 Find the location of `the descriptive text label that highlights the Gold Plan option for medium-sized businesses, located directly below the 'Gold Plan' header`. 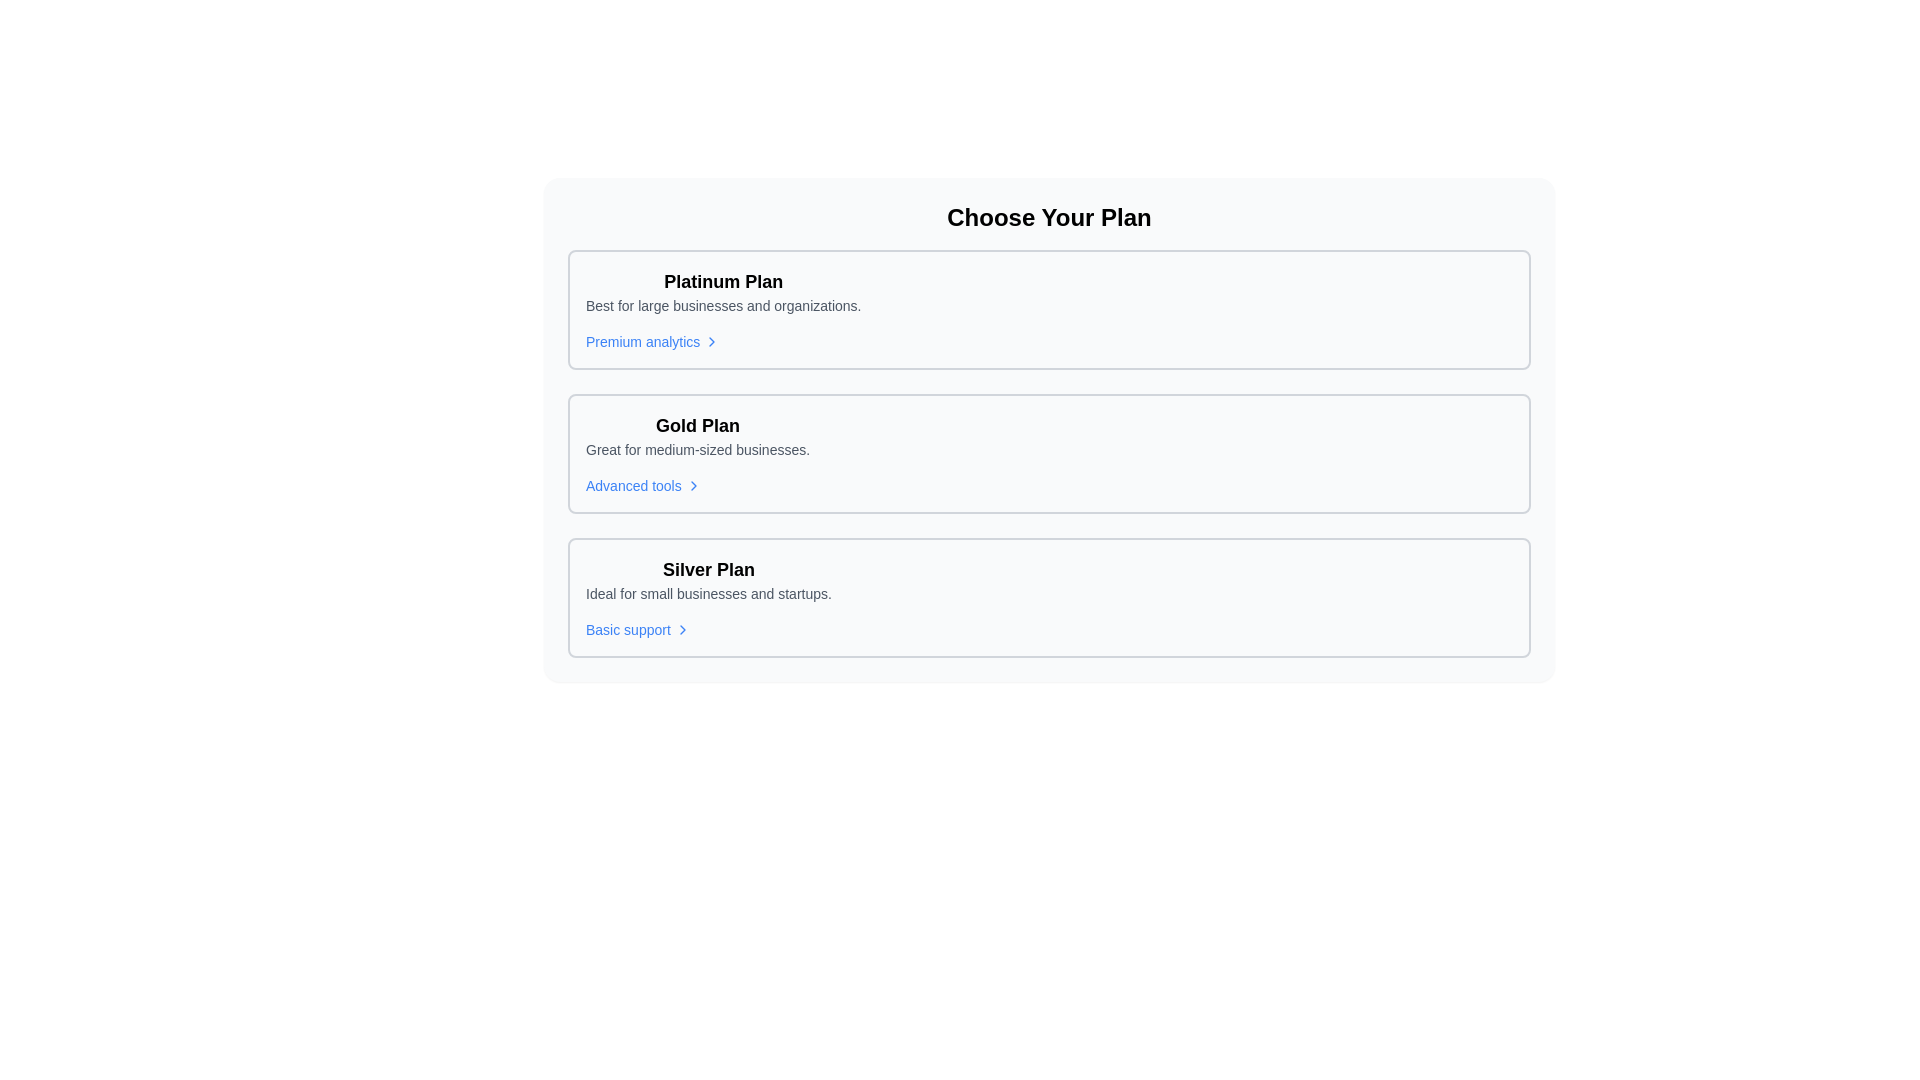

the descriptive text label that highlights the Gold Plan option for medium-sized businesses, located directly below the 'Gold Plan' header is located at coordinates (698, 450).